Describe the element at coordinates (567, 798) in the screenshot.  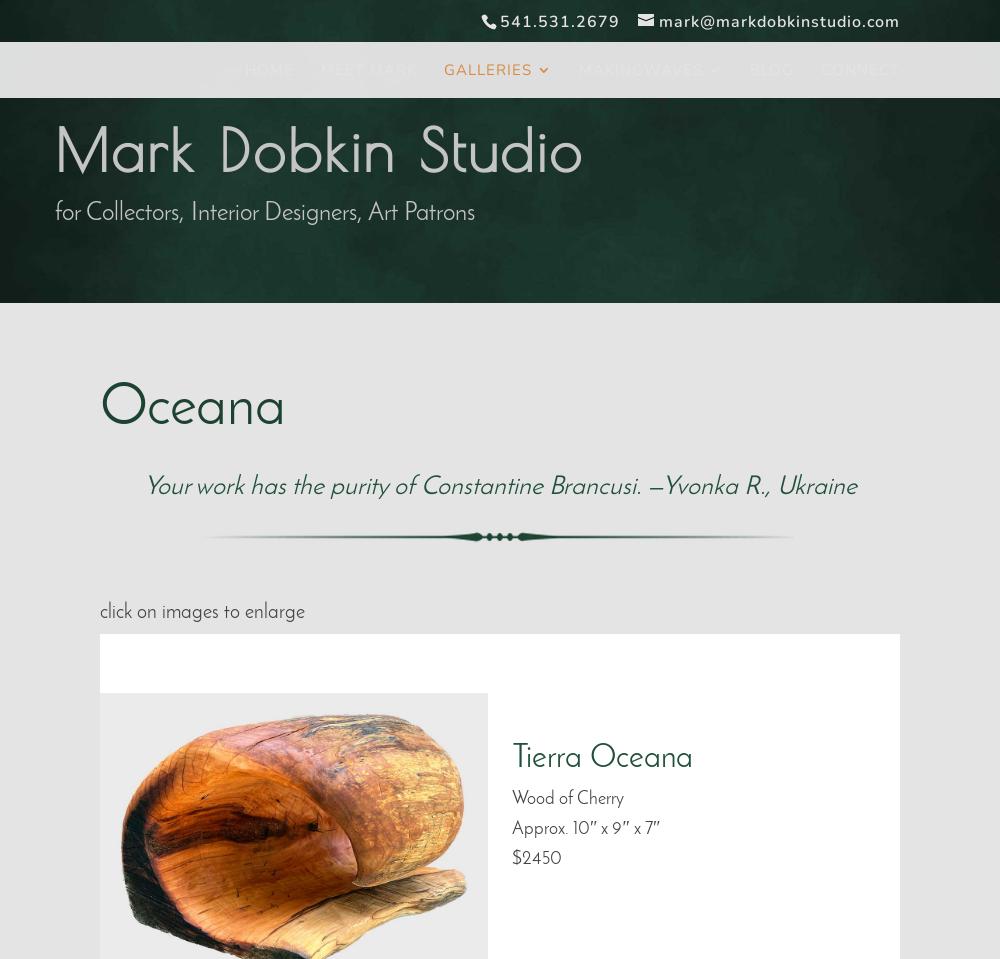
I see `'Wood of Cherry'` at that location.